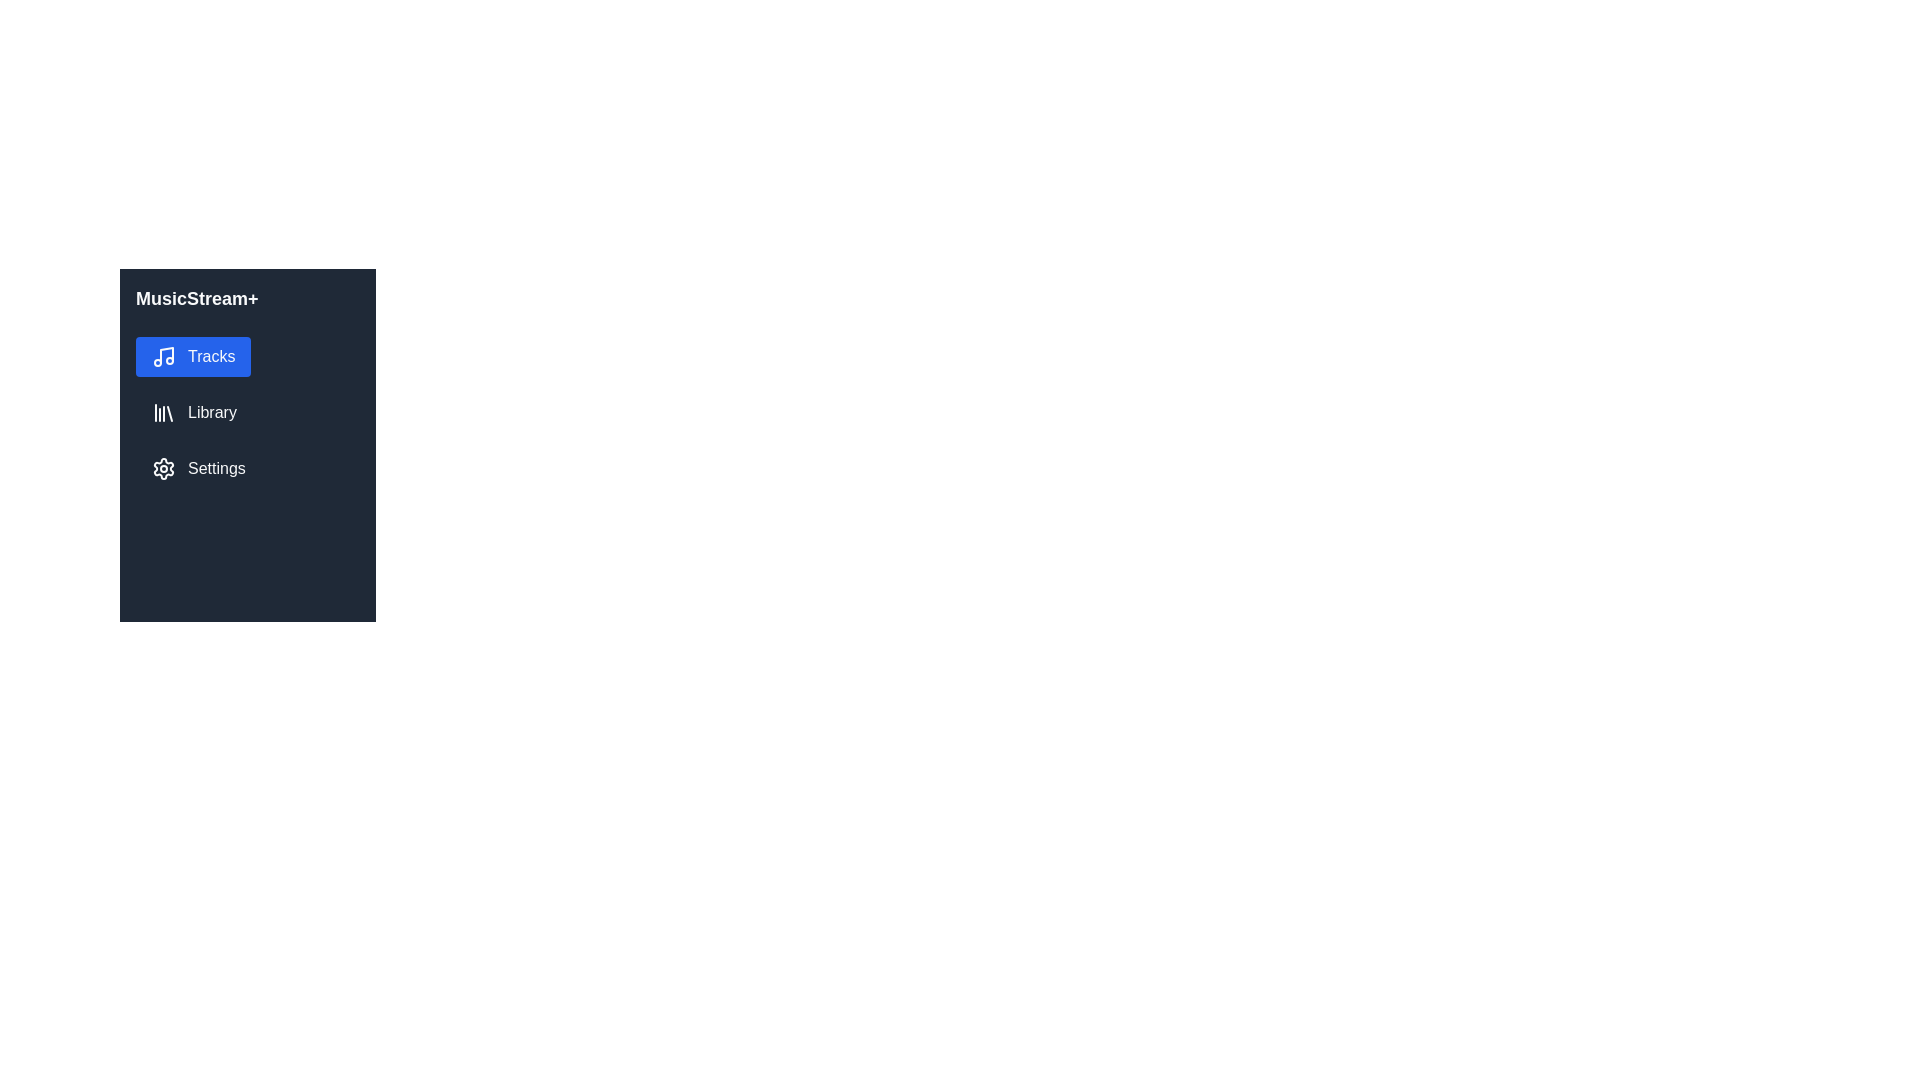 Image resolution: width=1920 pixels, height=1080 pixels. I want to click on the third button in the sidebar menu, so click(198, 469).